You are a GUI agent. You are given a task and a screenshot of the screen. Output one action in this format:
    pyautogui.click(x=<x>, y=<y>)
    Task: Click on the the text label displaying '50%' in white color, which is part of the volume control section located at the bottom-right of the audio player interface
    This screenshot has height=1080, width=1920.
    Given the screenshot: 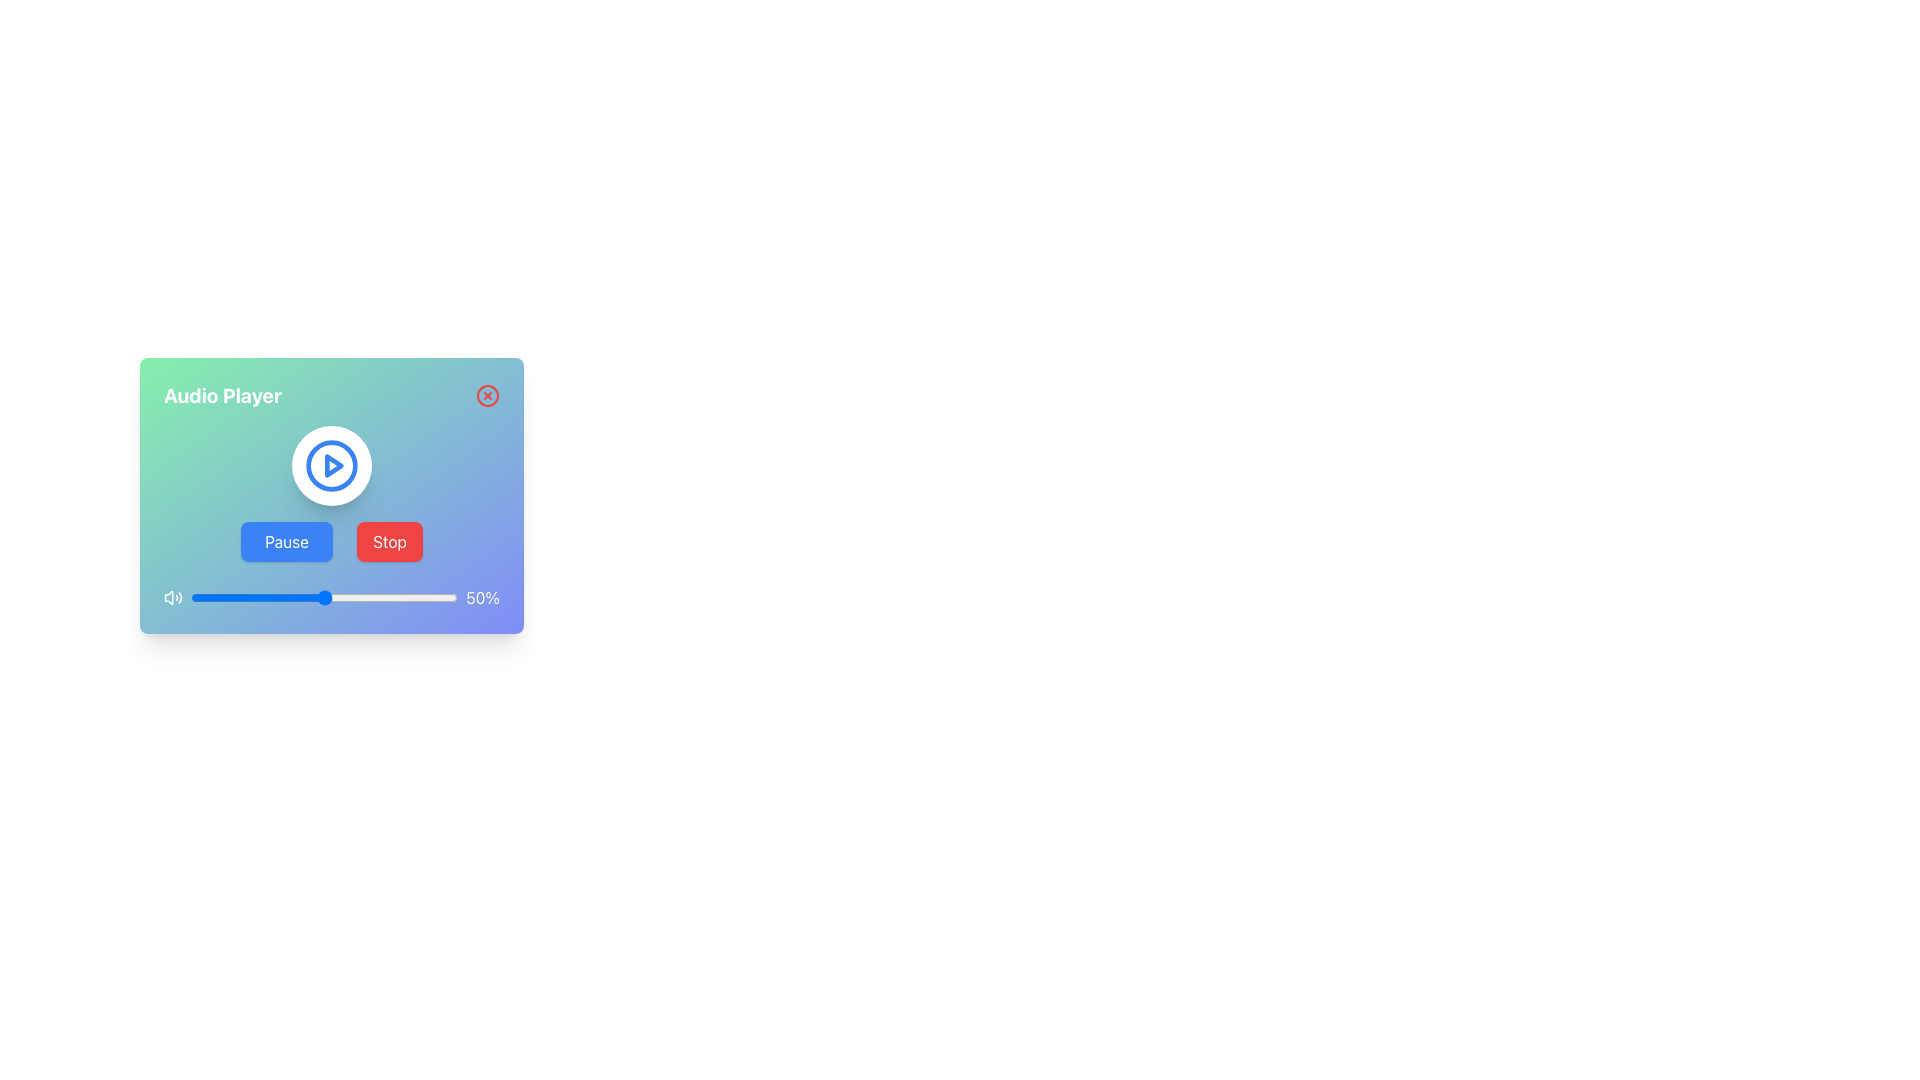 What is the action you would take?
    pyautogui.click(x=483, y=596)
    